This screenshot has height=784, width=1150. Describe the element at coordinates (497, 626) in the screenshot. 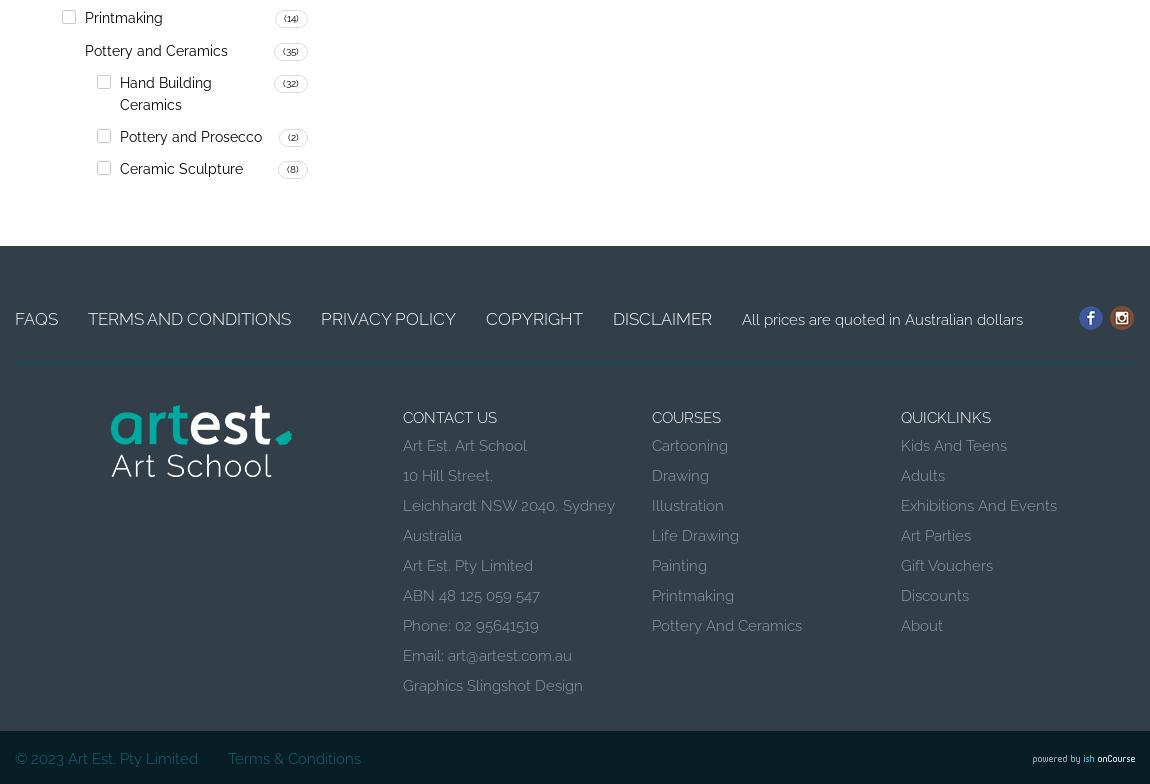

I see `'02 95641519'` at that location.